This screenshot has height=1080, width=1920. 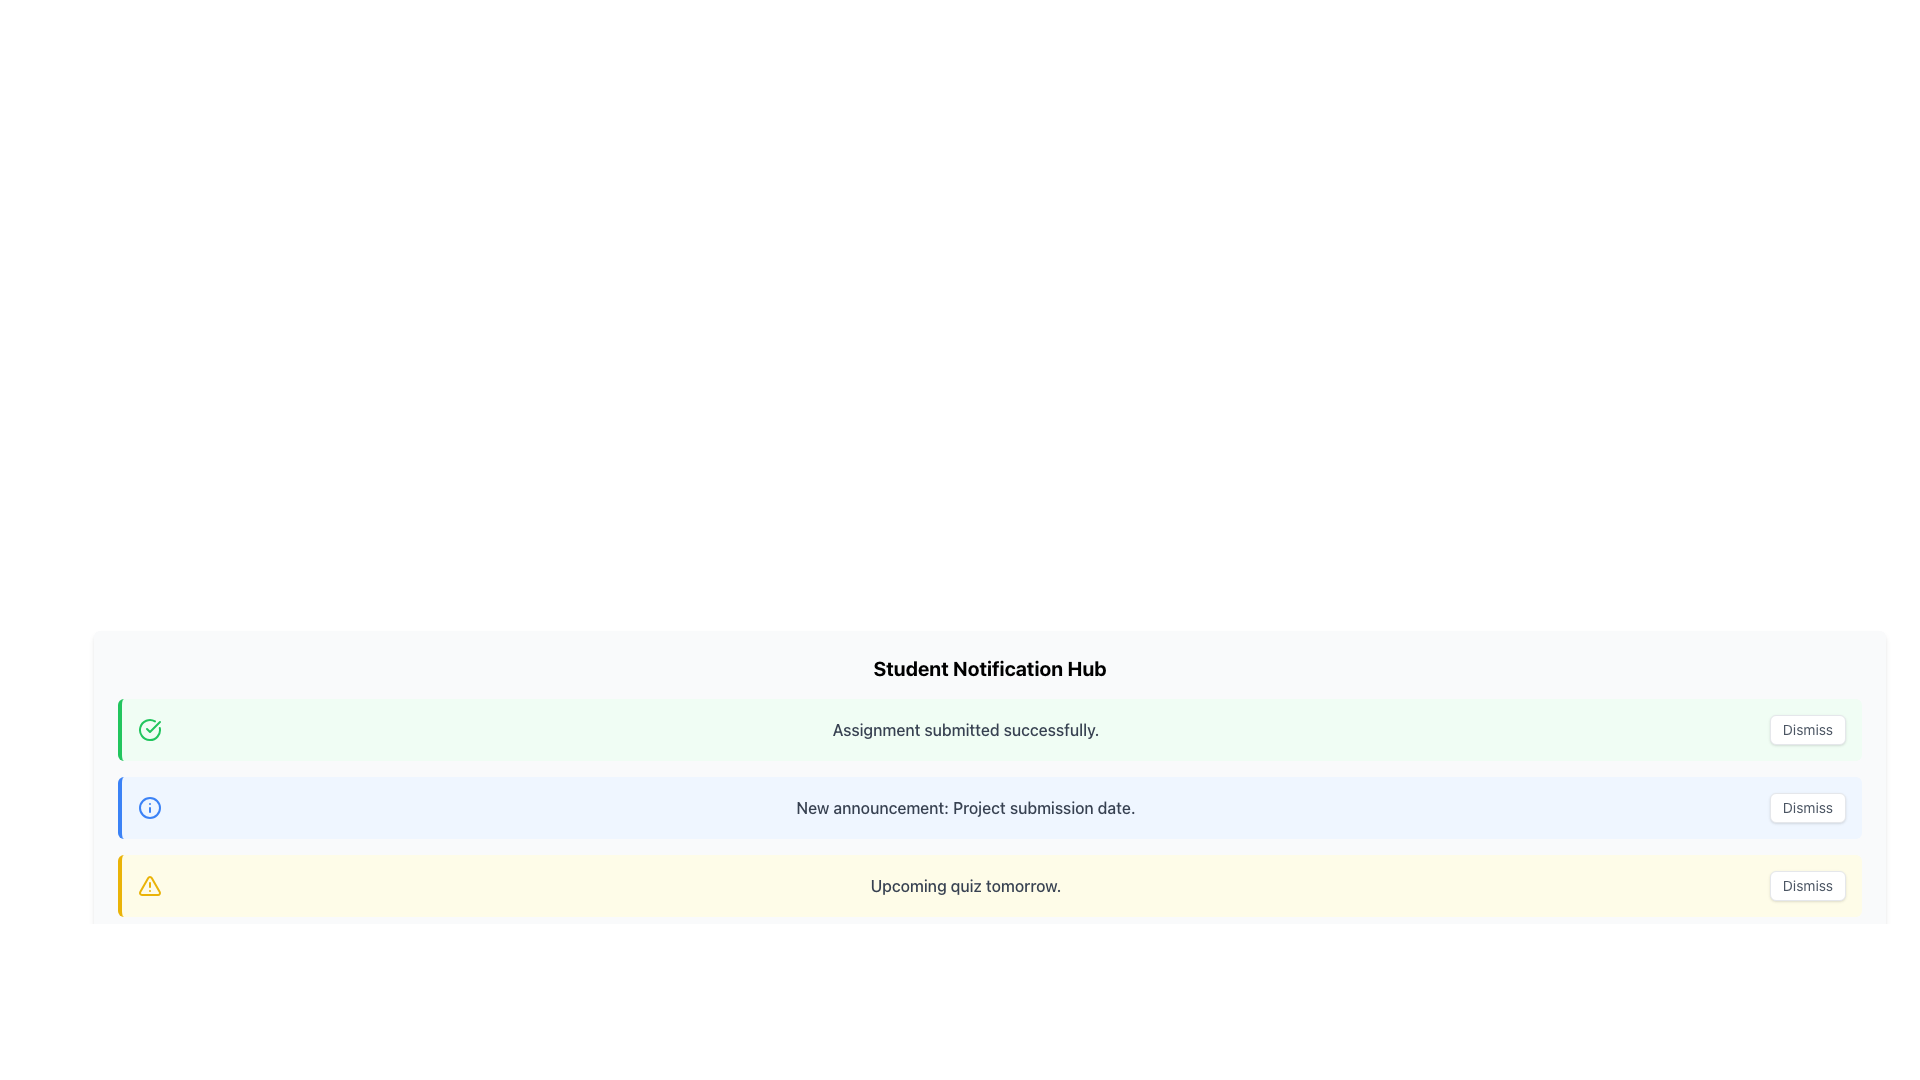 I want to click on text displayed in the notification label that informs the user about the project submission date, located between the information icon and the 'Dismiss' button, so click(x=965, y=806).